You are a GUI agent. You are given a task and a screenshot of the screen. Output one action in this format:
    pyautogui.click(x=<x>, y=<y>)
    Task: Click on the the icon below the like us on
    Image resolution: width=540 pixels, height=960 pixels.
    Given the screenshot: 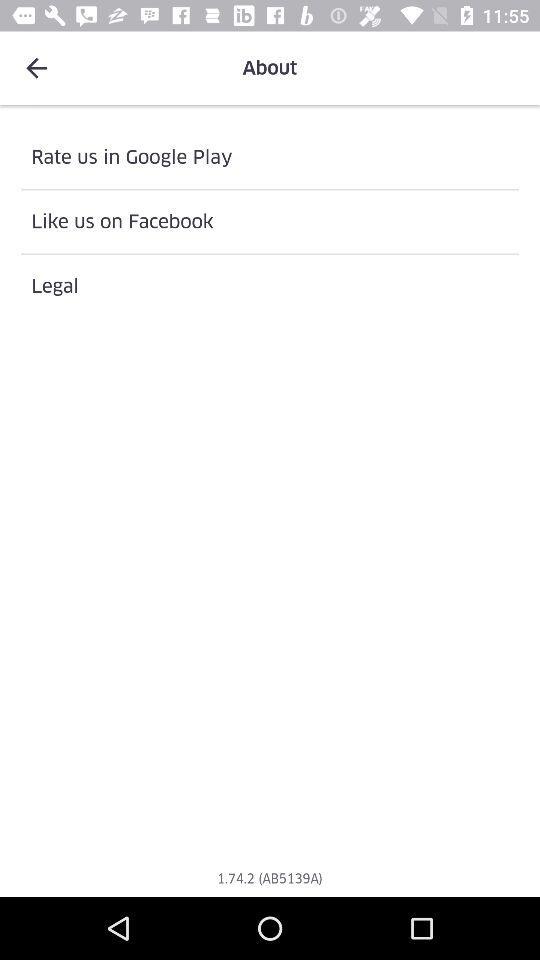 What is the action you would take?
    pyautogui.click(x=270, y=285)
    